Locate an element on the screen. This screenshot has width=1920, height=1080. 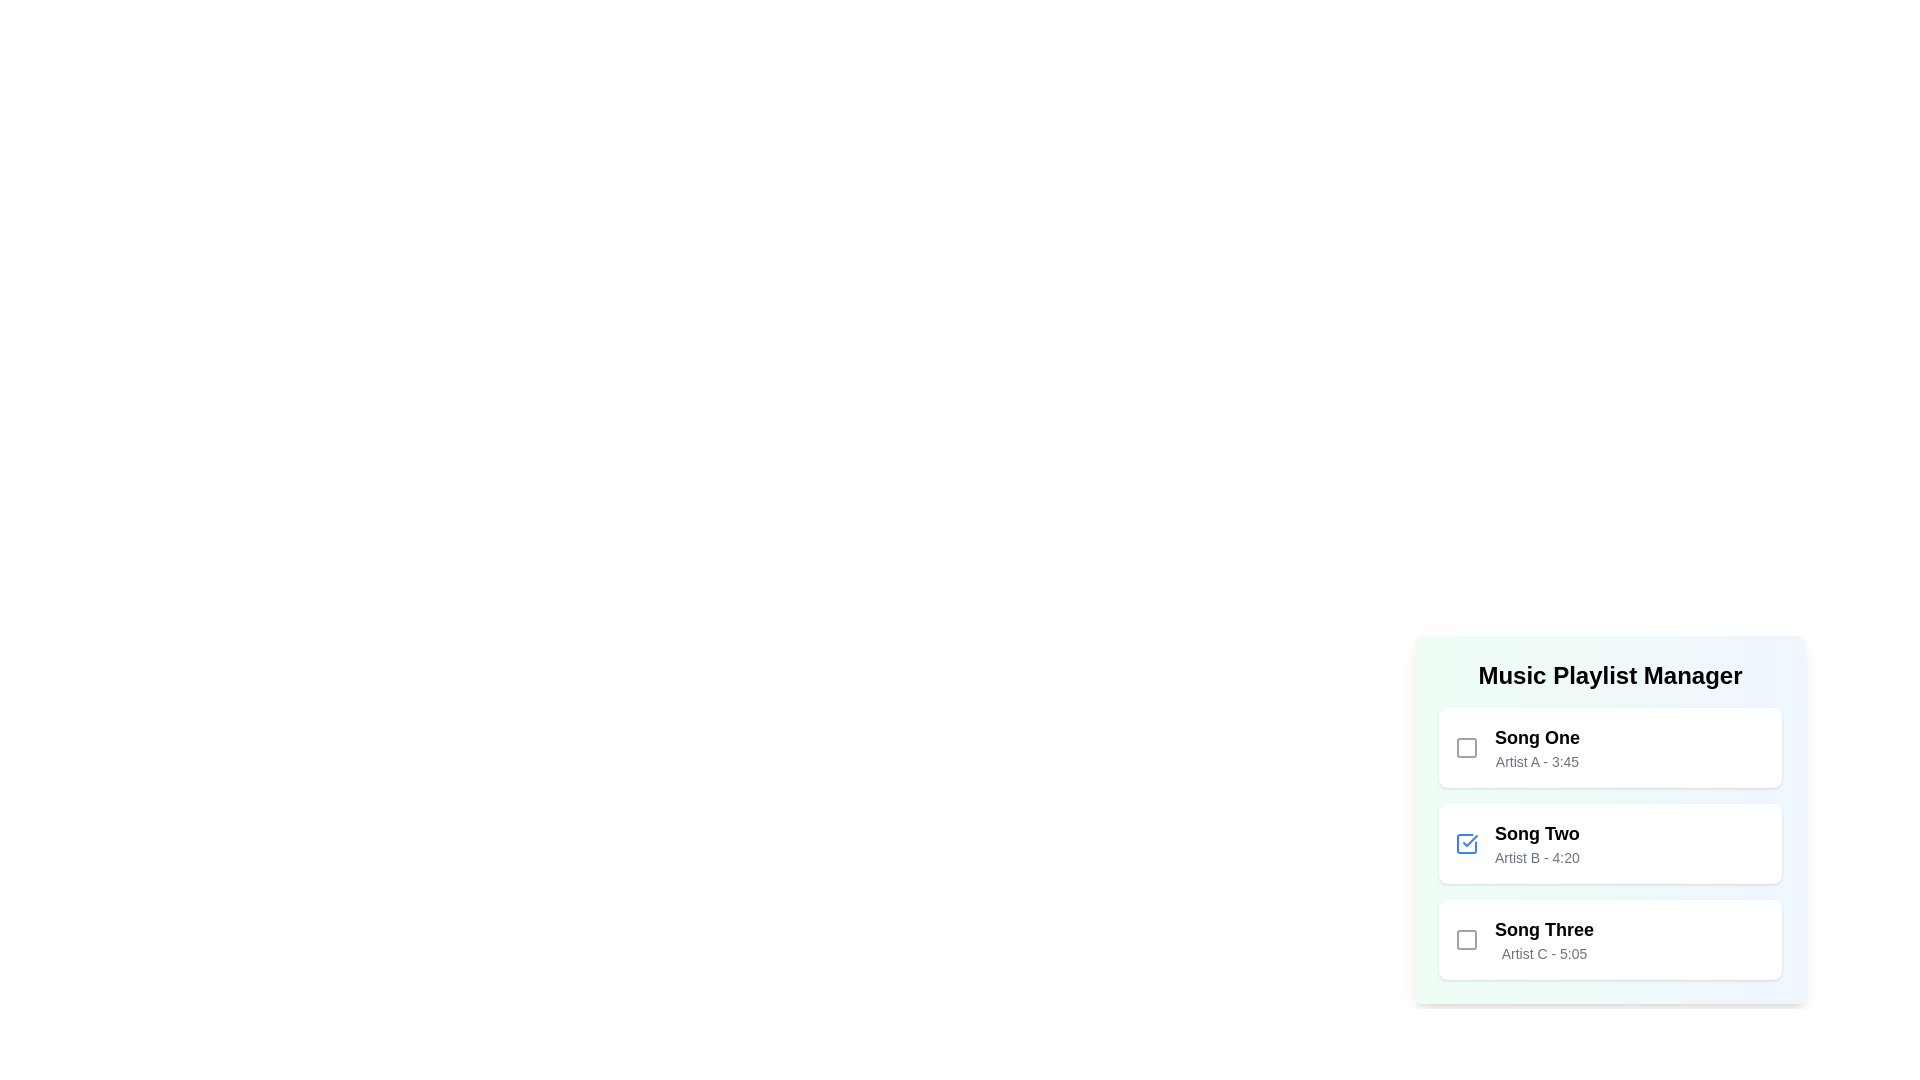
the Text Label displaying the artist name 'Artist B' and the duration '4:20' for the song 'Song Two', located beneath the 'Song Two' header in the playlist is located at coordinates (1536, 856).